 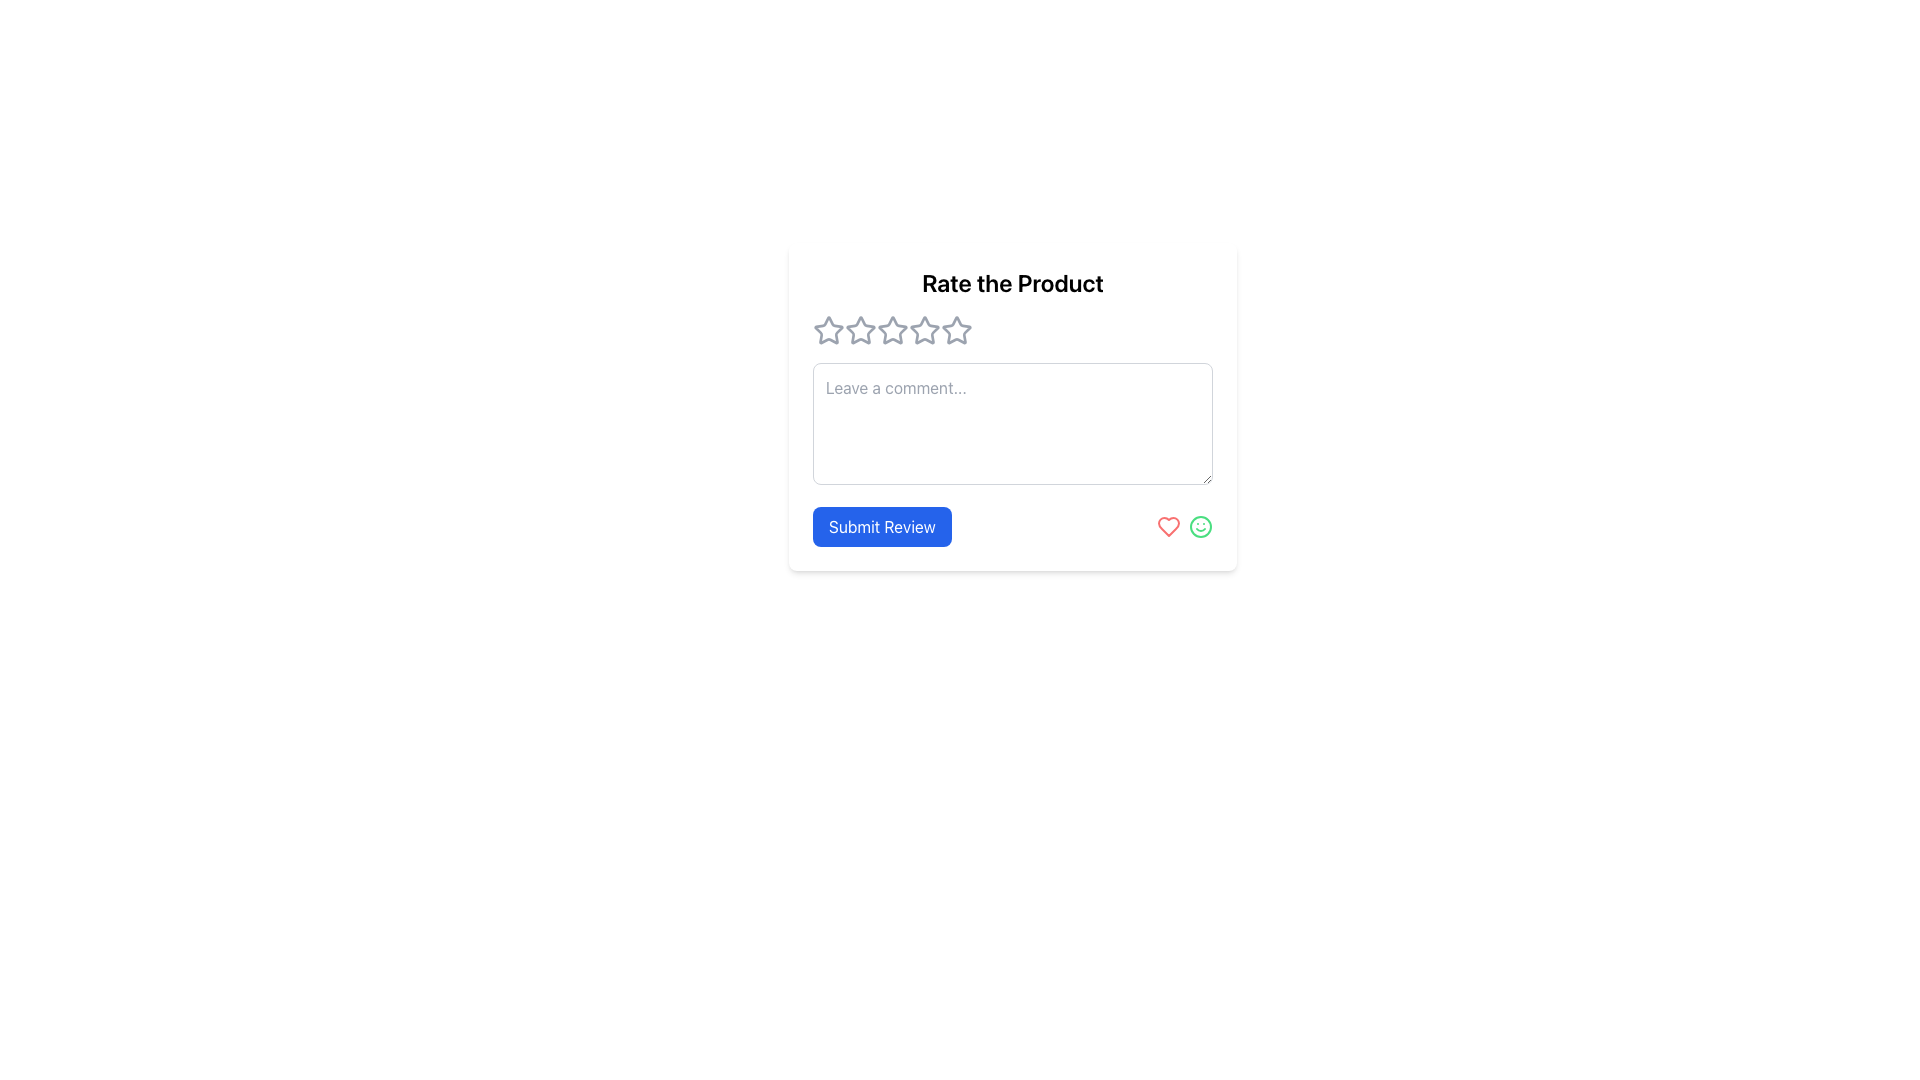 What do you see at coordinates (1012, 282) in the screenshot?
I see `the text label that serves as a heading for rating a product, located at the top-center of the card above the star icons` at bounding box center [1012, 282].